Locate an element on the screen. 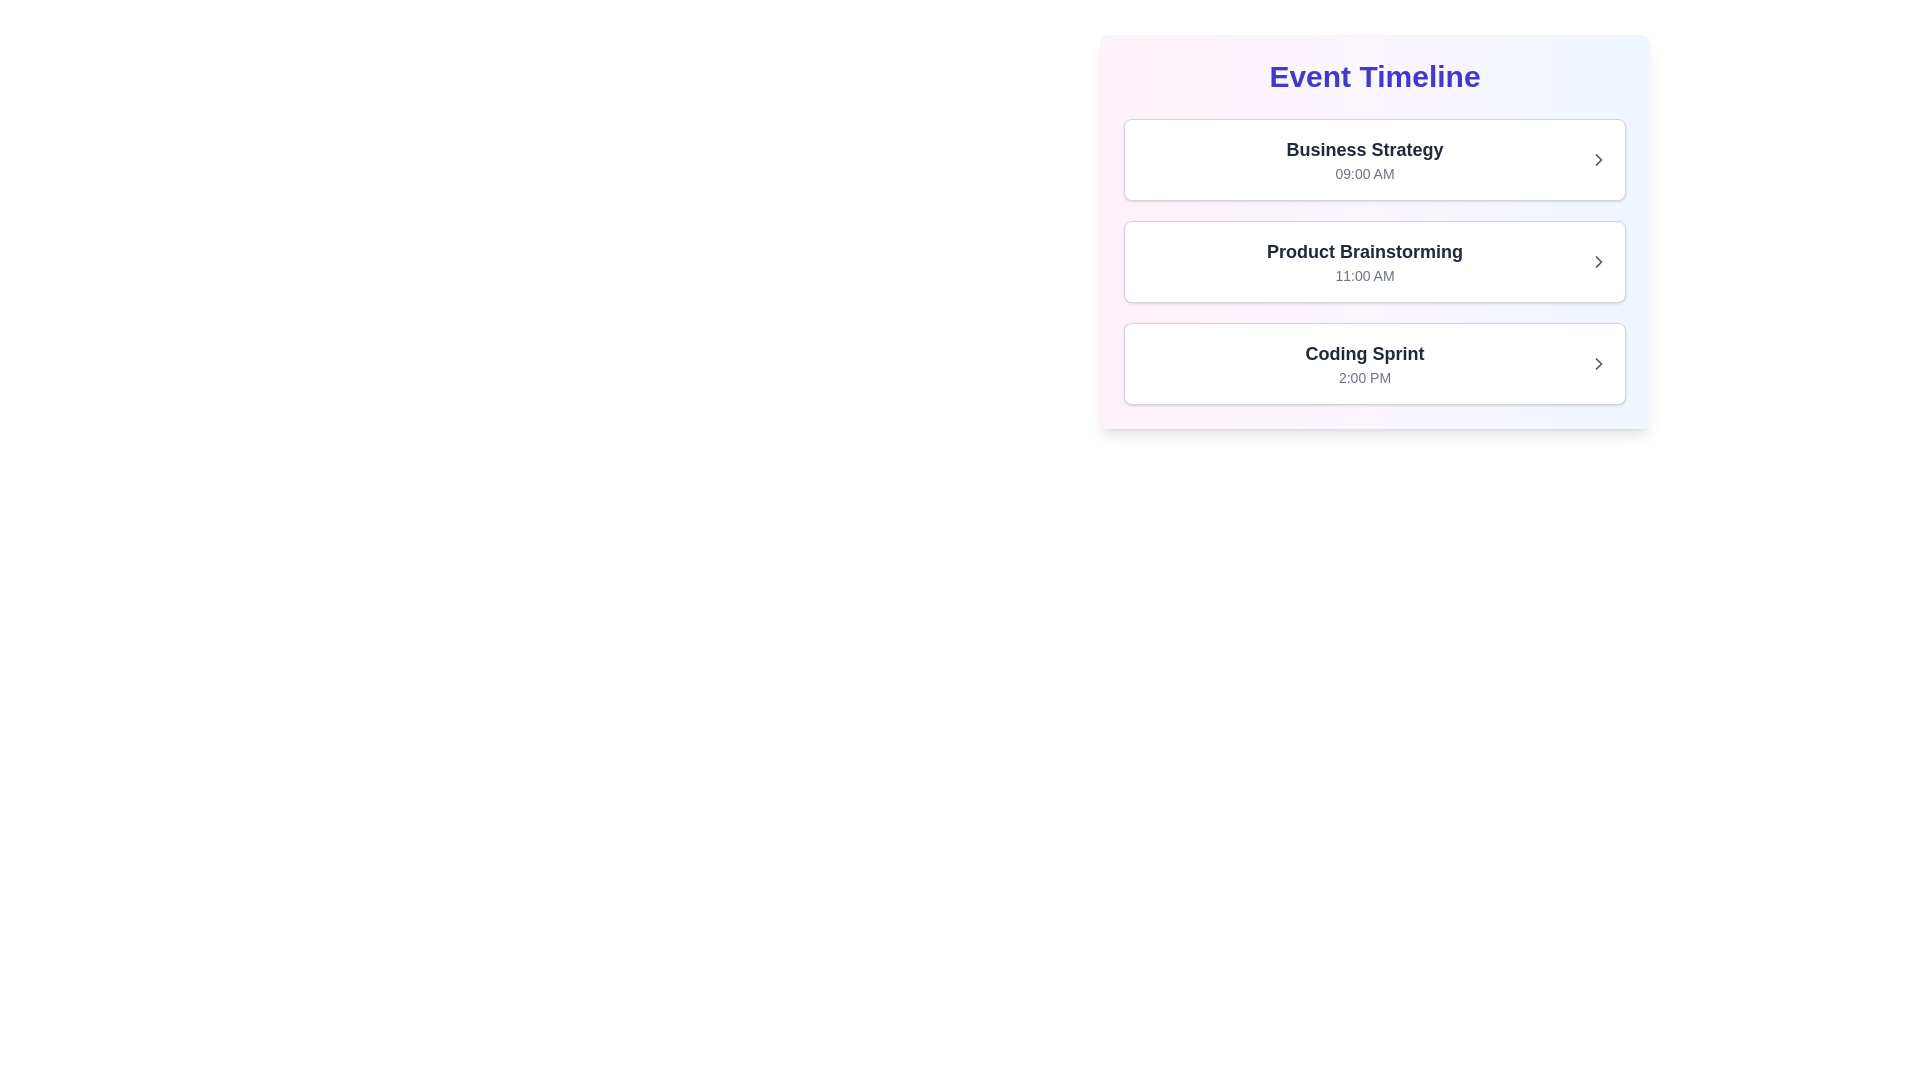 This screenshot has height=1080, width=1920. the small right-pointing chevron icon located at the far right edge of the 'Coding Sprint' event block in the 'Event Timeline' section is located at coordinates (1597, 363).